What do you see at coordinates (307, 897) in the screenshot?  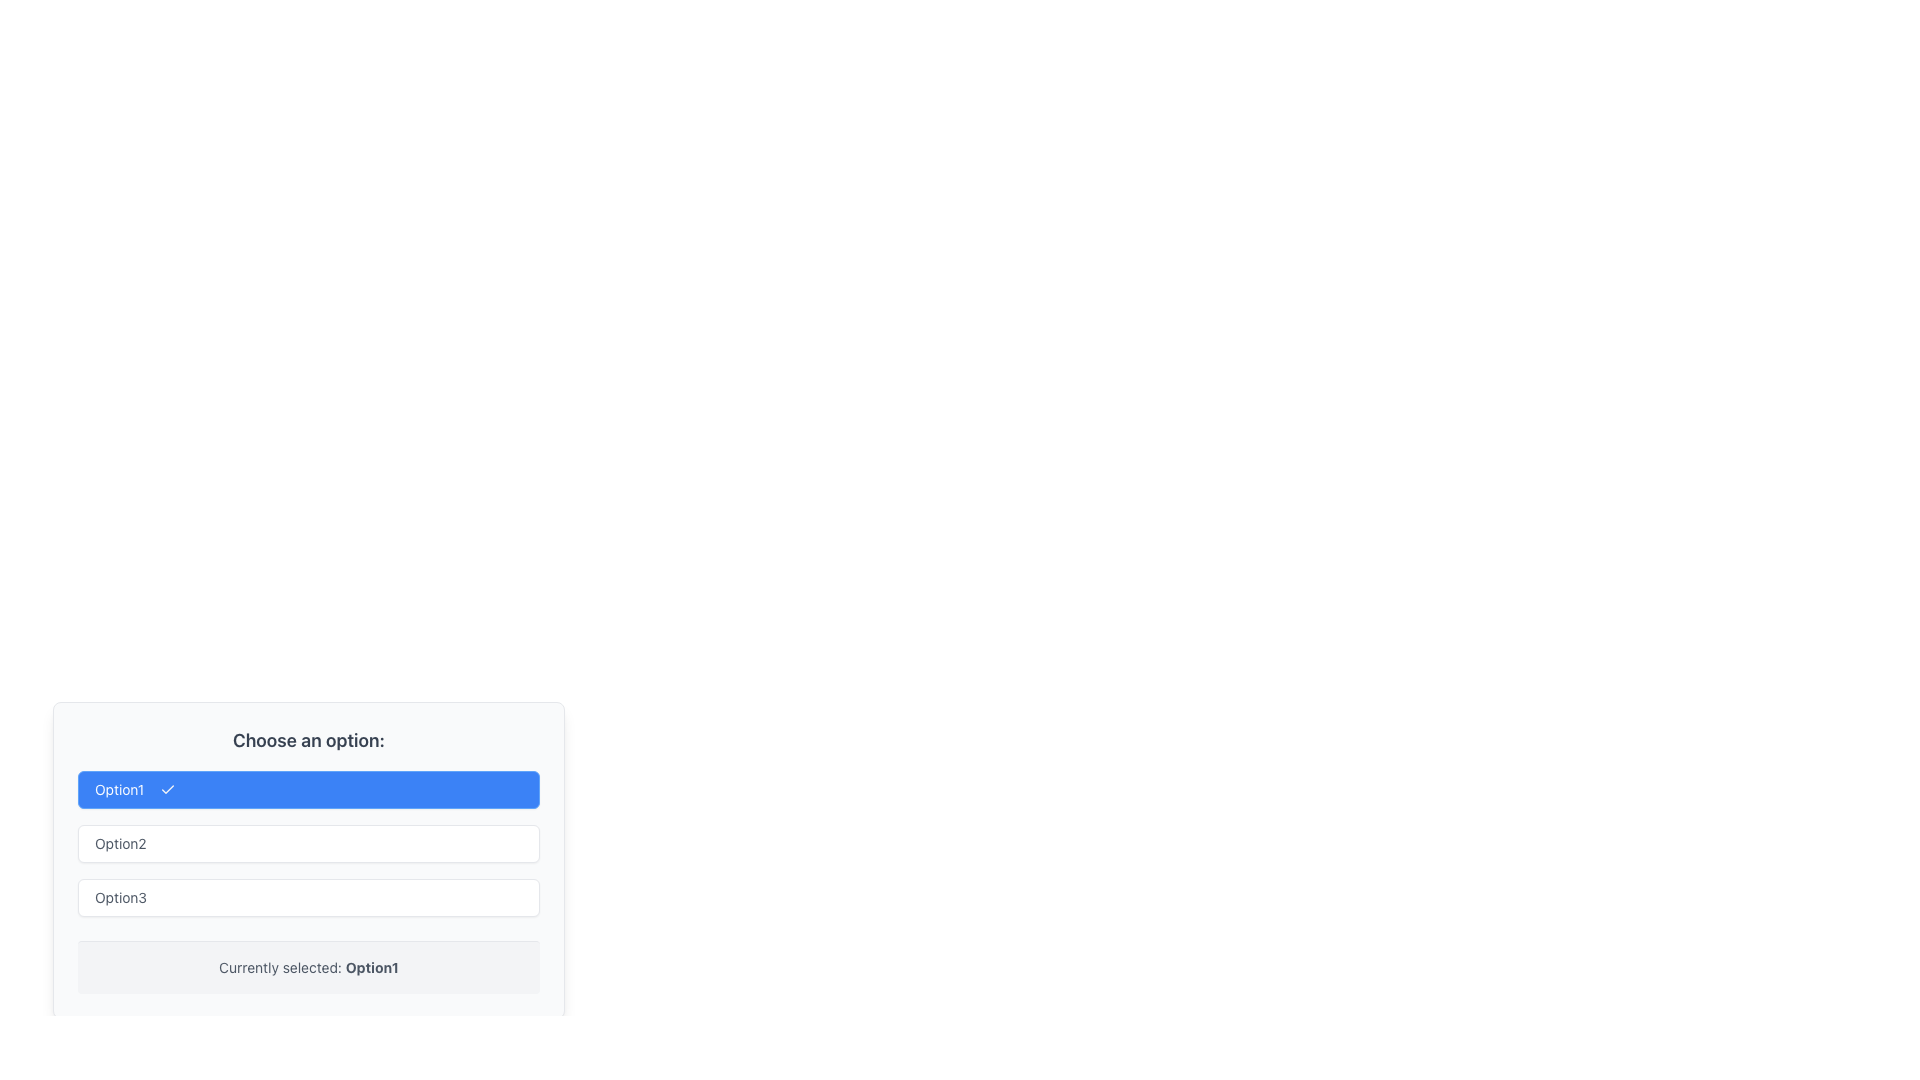 I see `the button labeled 'Option3', which is a rectangular button with a white background and rounded corners` at bounding box center [307, 897].